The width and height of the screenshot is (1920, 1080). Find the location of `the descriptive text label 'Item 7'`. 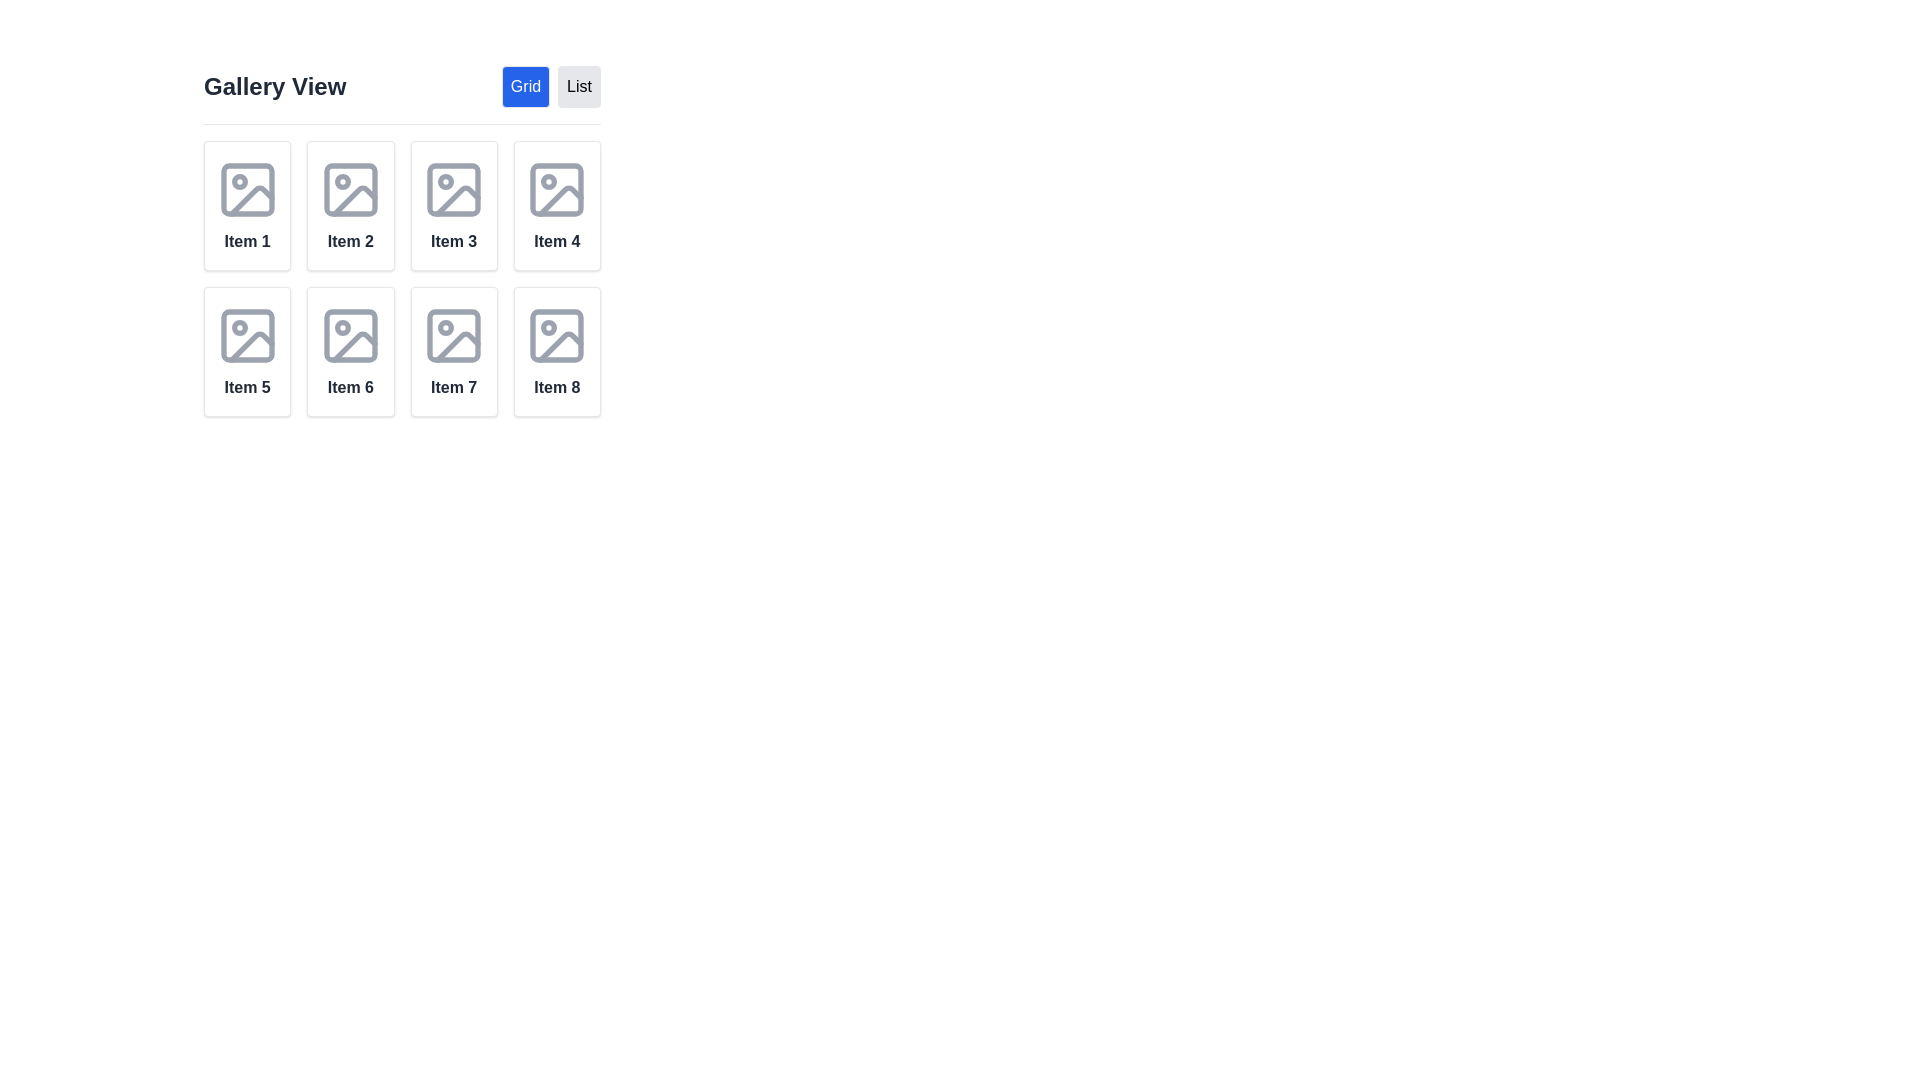

the descriptive text label 'Item 7' is located at coordinates (453, 388).